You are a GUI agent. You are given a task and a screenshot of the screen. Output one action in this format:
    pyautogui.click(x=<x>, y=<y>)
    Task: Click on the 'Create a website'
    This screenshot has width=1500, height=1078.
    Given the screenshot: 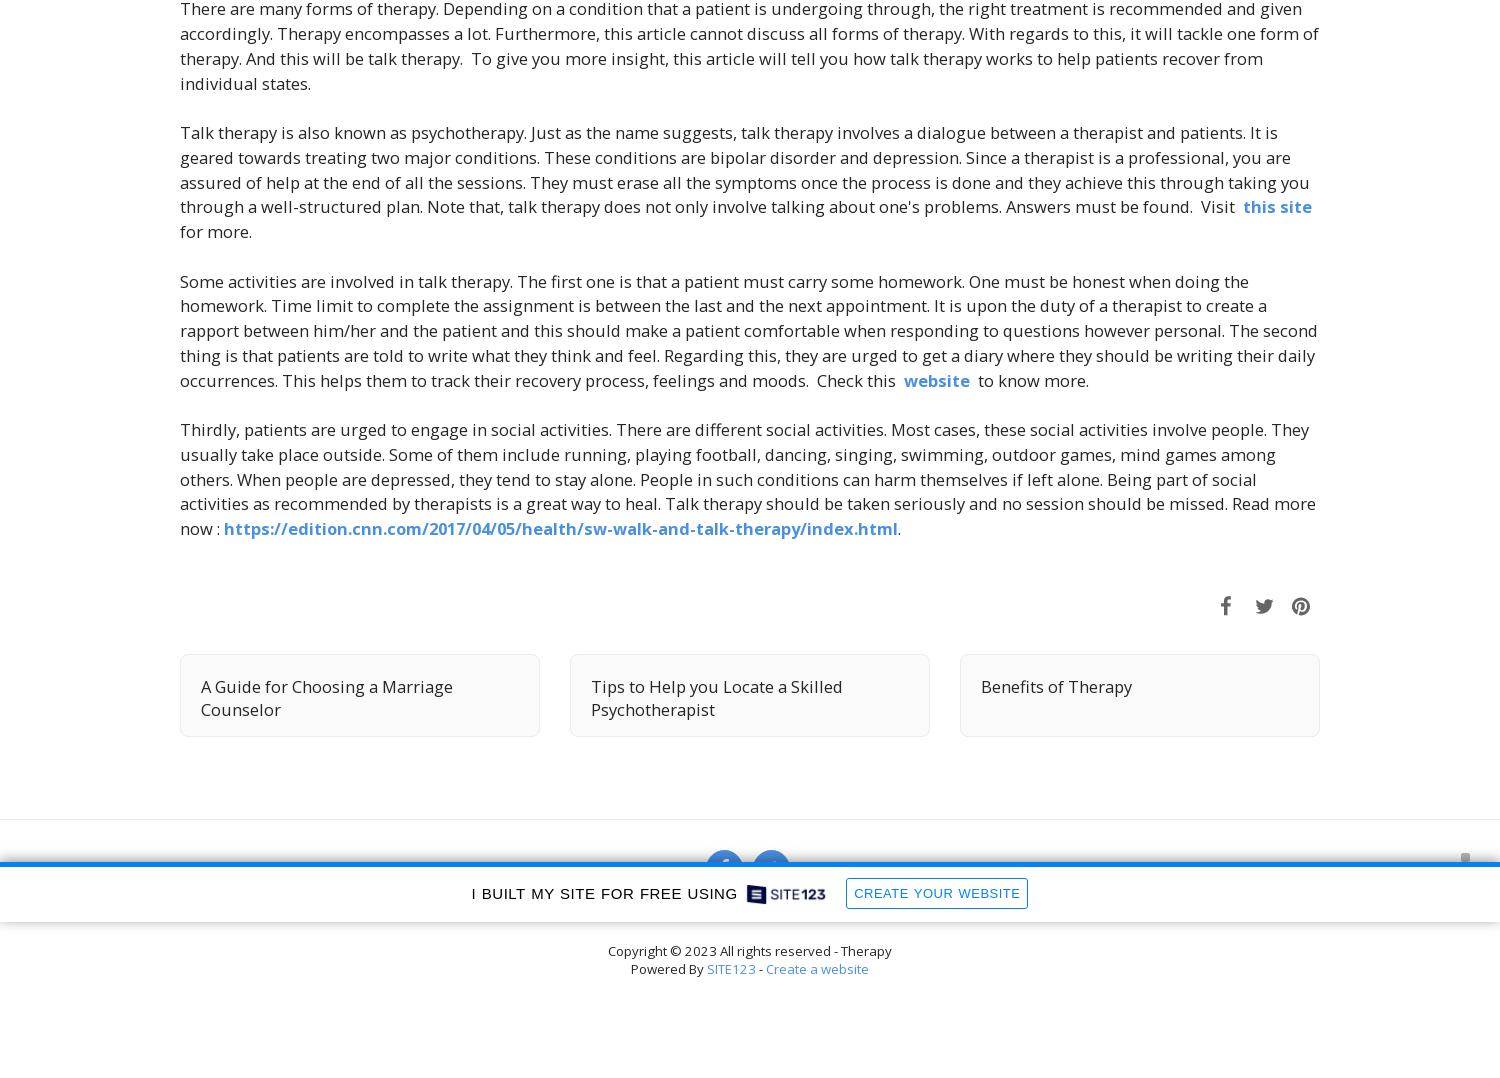 What is the action you would take?
    pyautogui.click(x=816, y=969)
    